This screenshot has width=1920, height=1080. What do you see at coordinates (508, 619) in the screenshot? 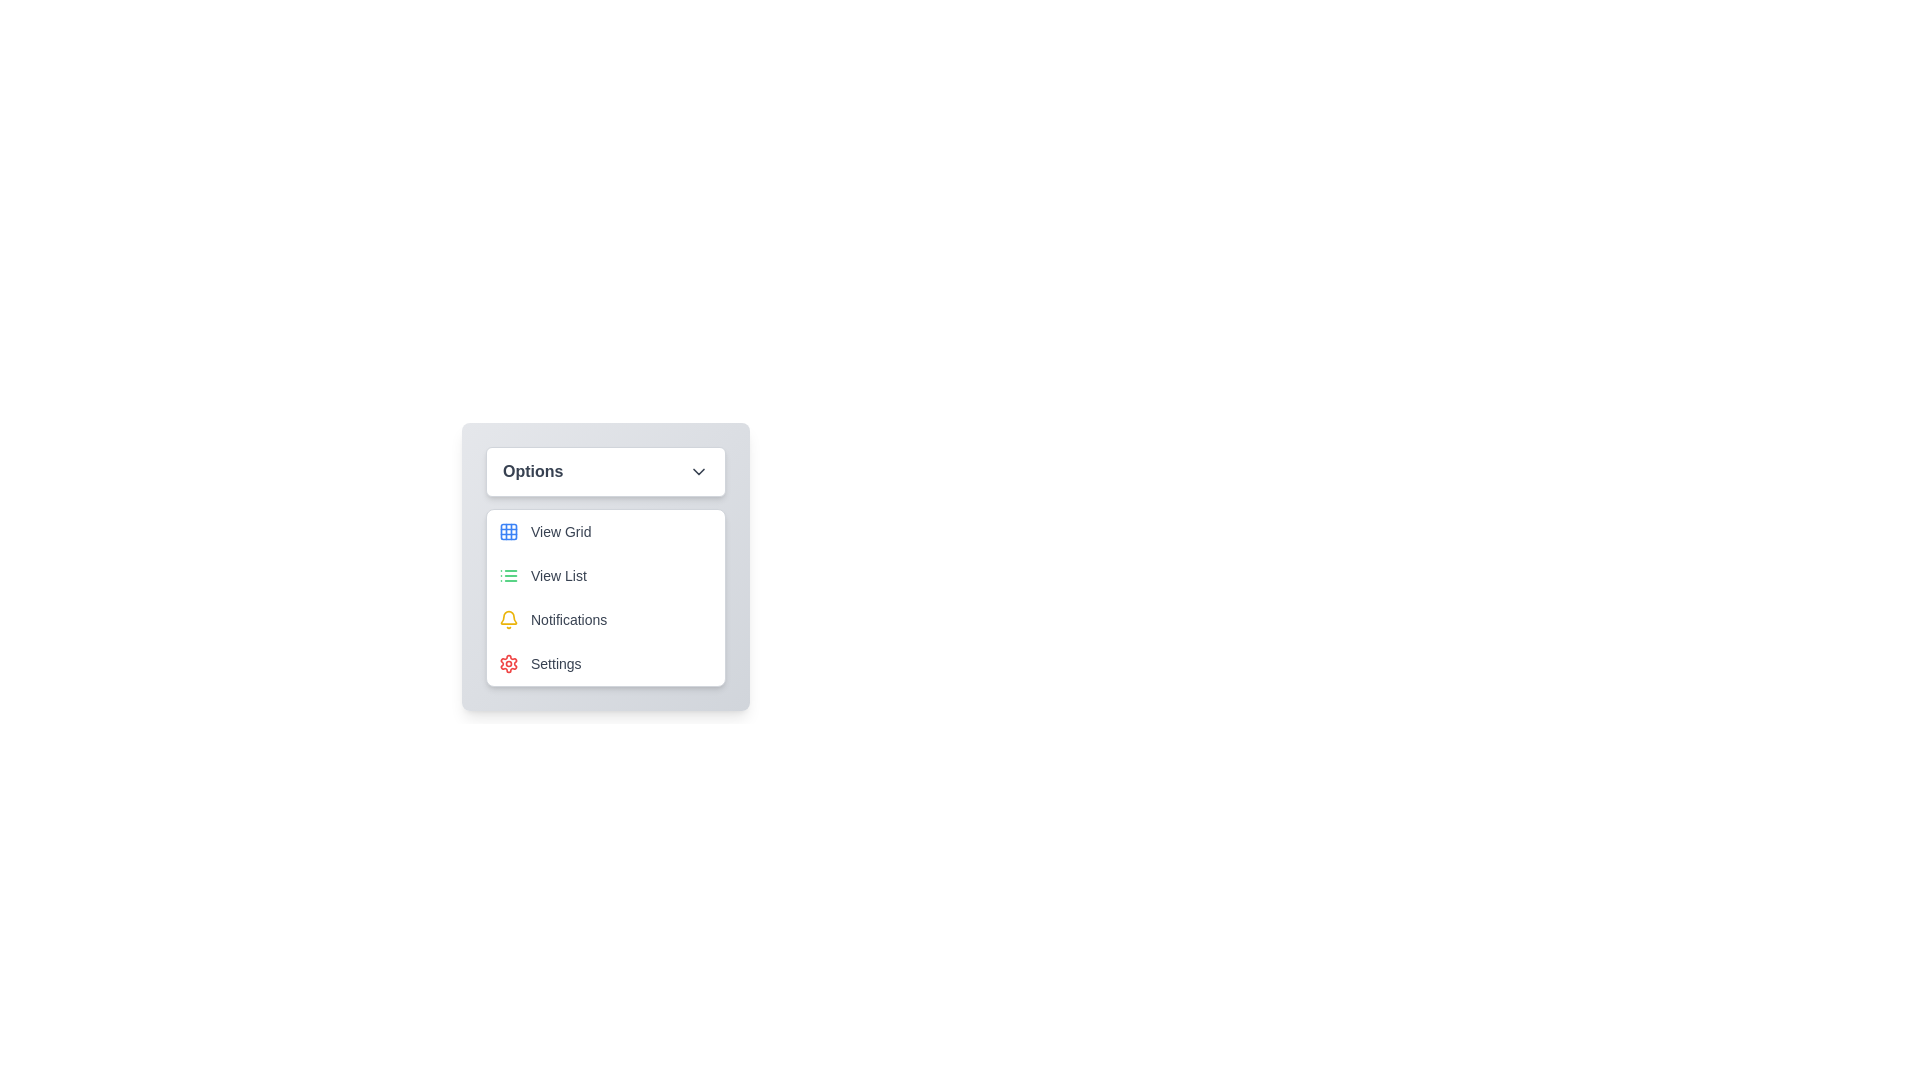
I see `the notifications icon located in the left part of the 'Notifications' menu option in the dropdown menu, prior to the text label` at bounding box center [508, 619].